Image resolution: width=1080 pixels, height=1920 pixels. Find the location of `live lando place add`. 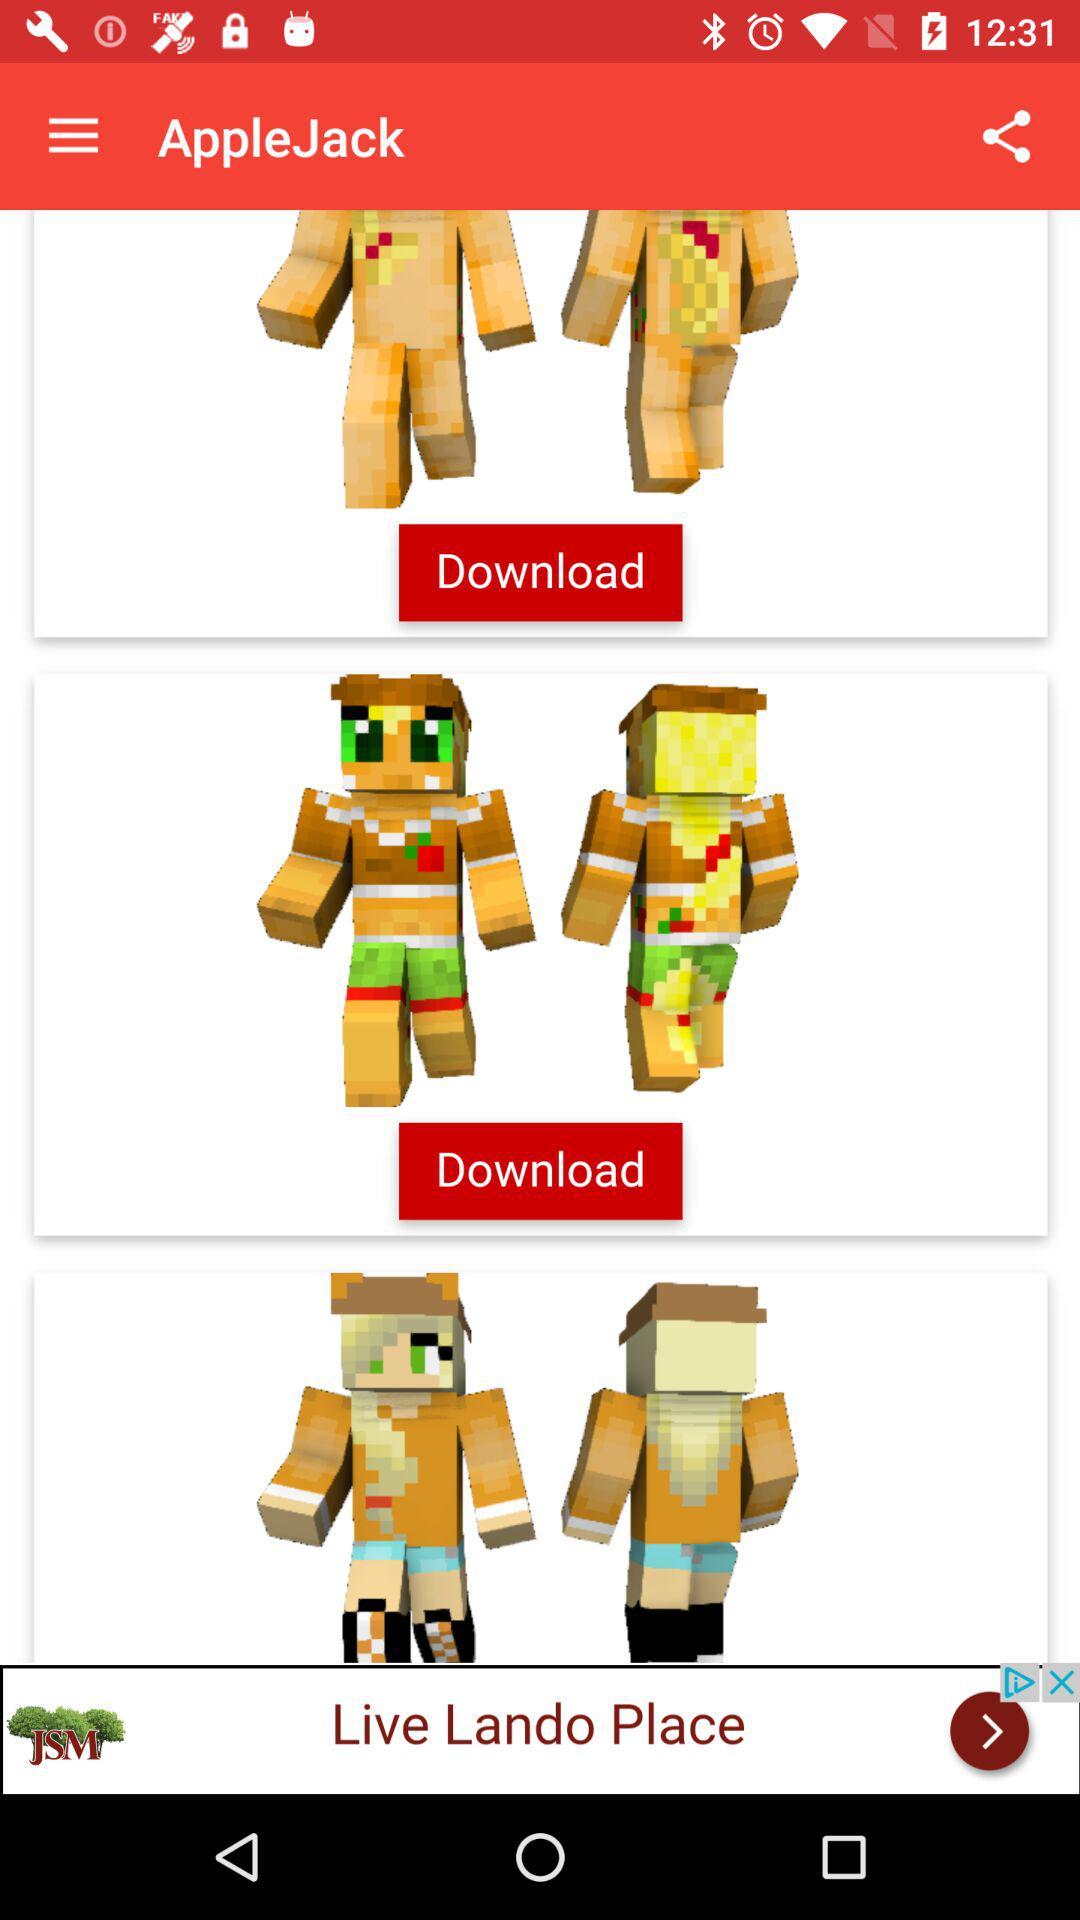

live lando place add is located at coordinates (540, 1727).